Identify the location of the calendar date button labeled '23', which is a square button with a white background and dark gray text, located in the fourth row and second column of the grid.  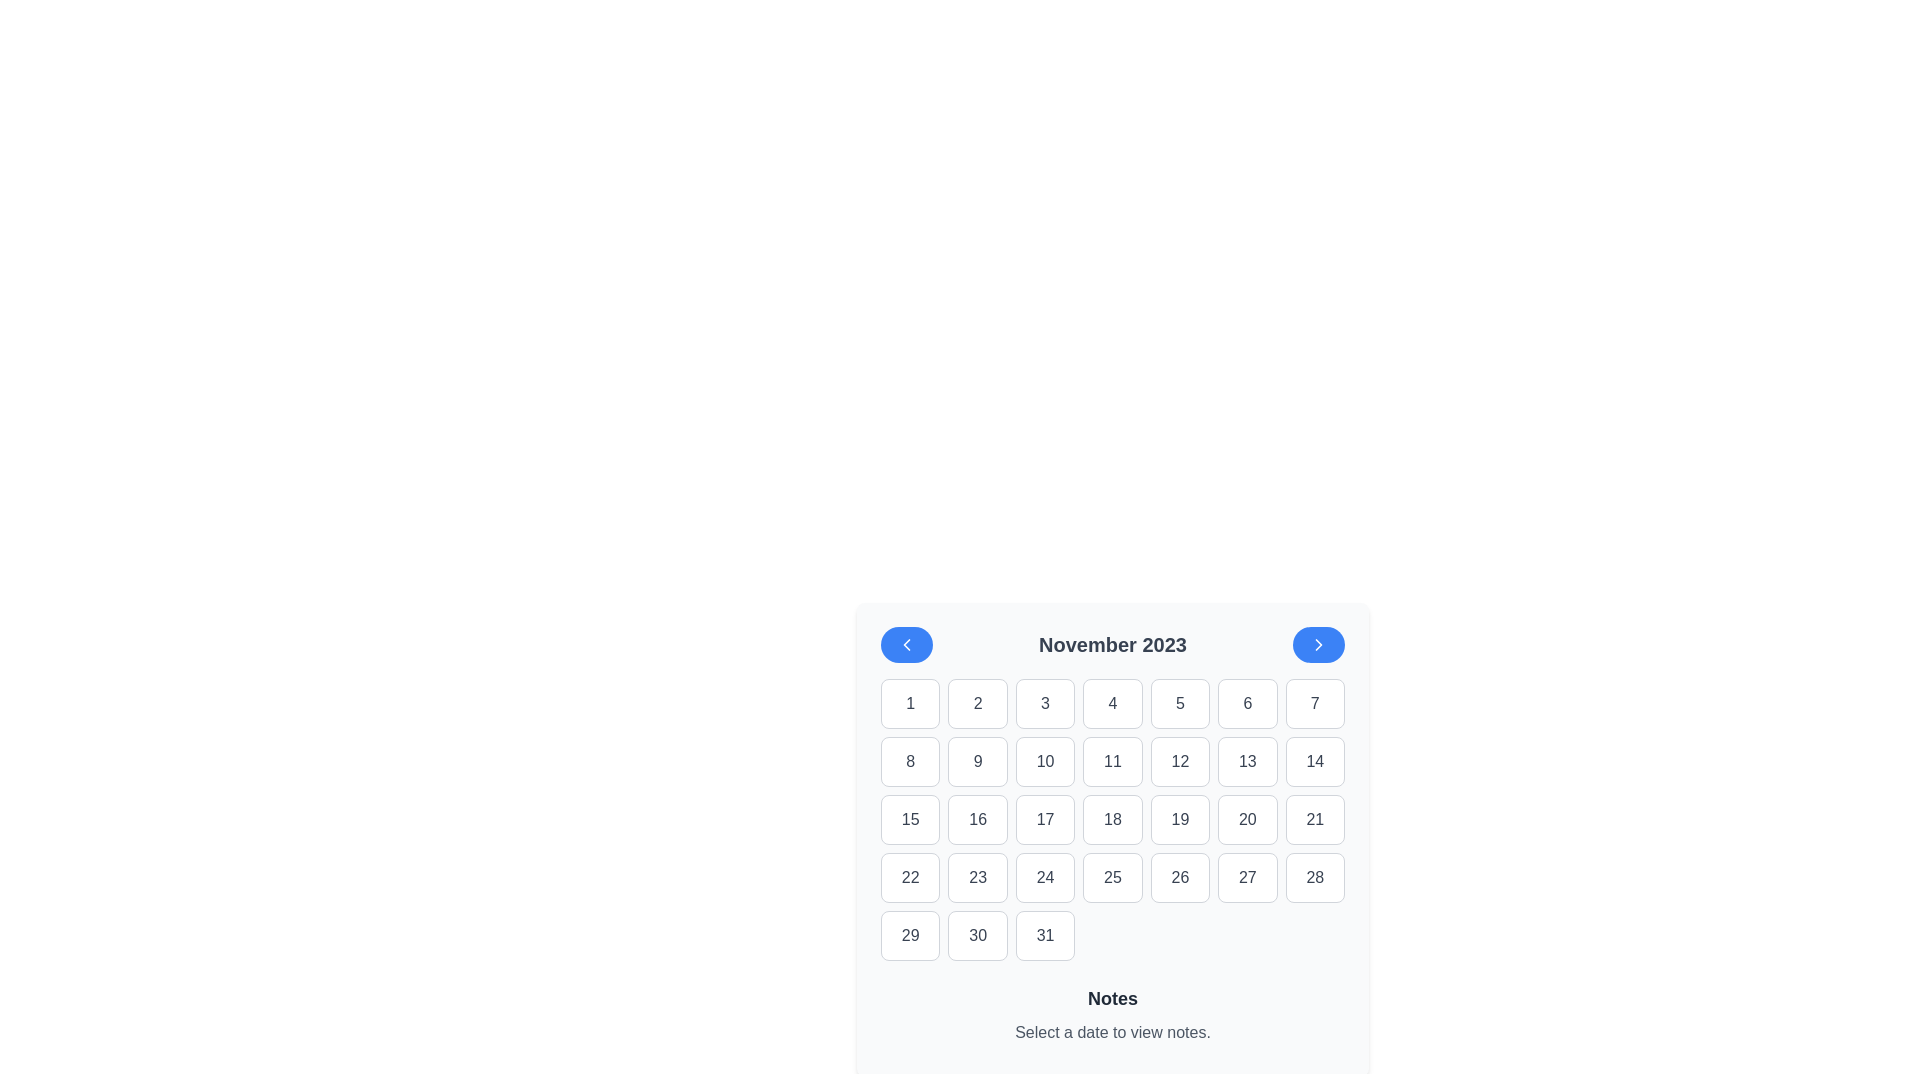
(978, 877).